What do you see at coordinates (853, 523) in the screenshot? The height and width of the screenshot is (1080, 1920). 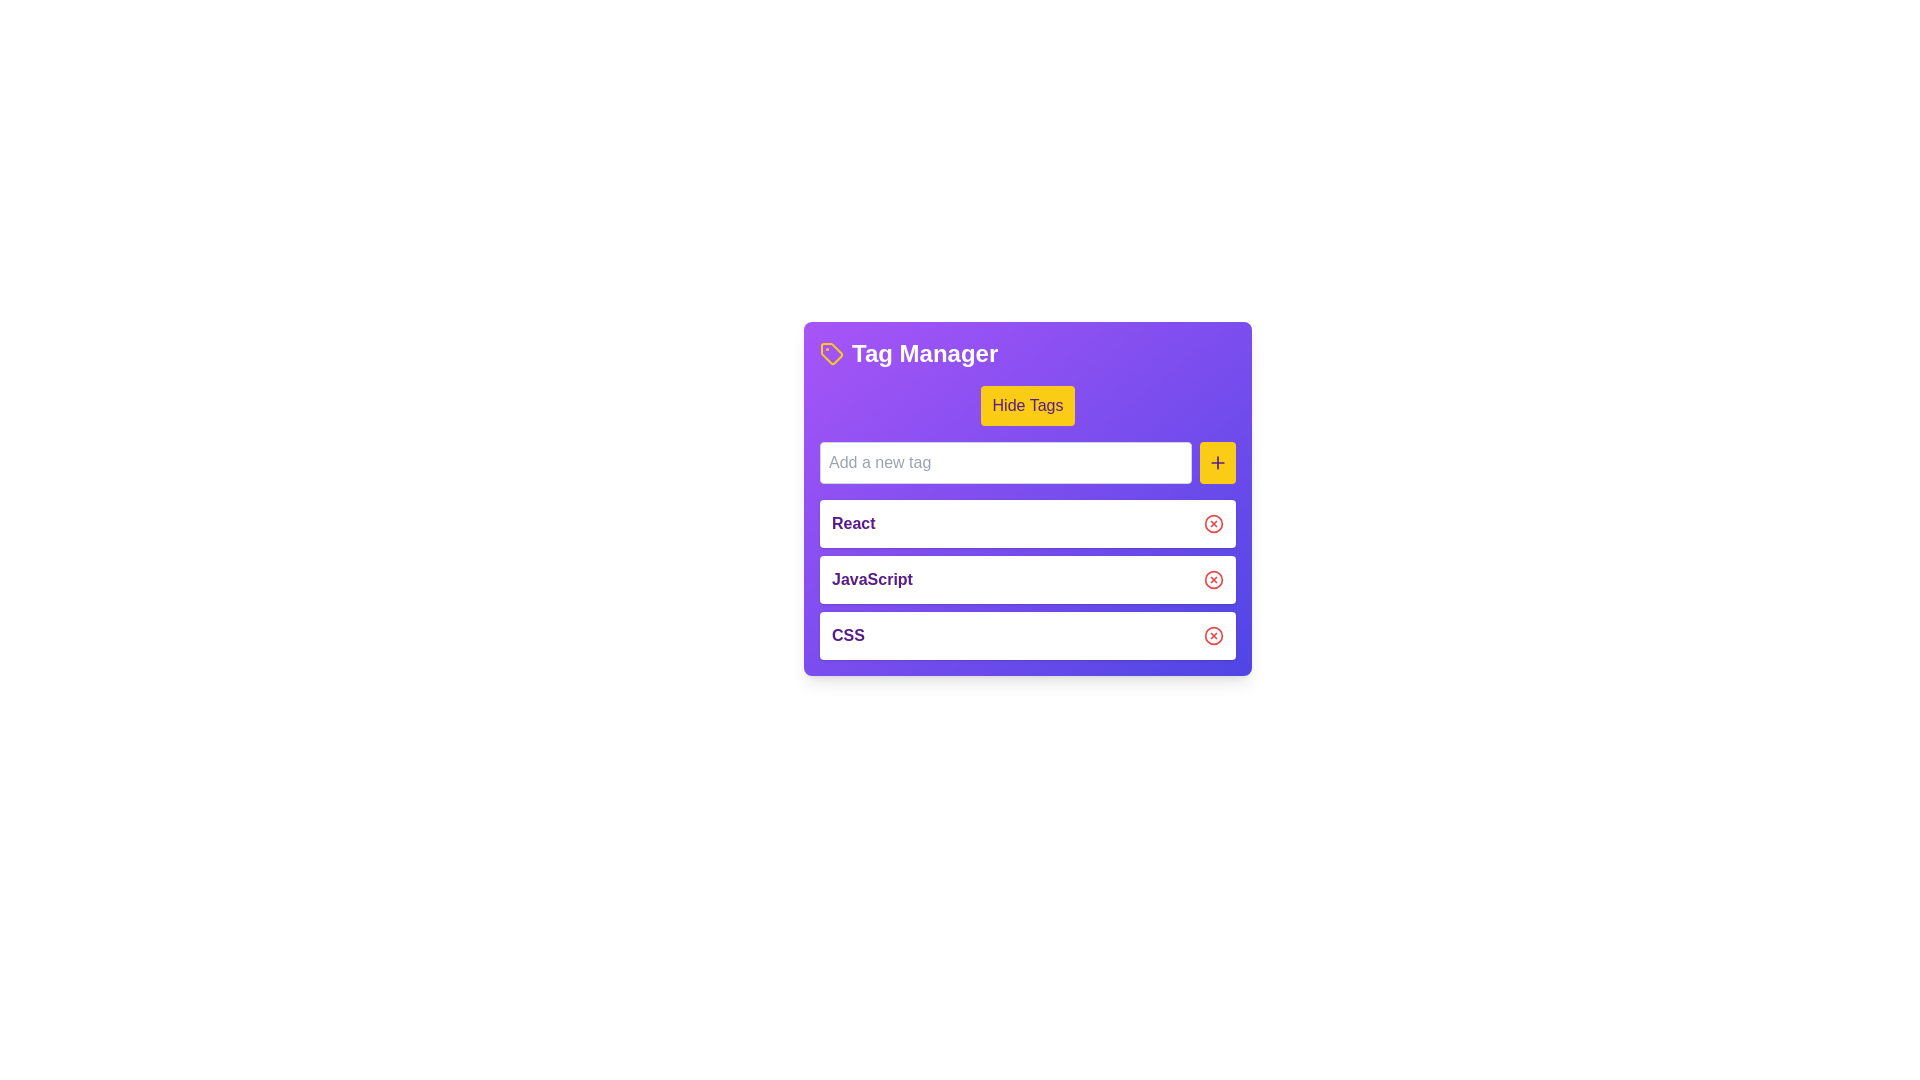 I see `the label displaying 'React' in the first row of the list under the 'Tag Manager' pane, which is aligned to the left within a white box with rounded corners` at bounding box center [853, 523].